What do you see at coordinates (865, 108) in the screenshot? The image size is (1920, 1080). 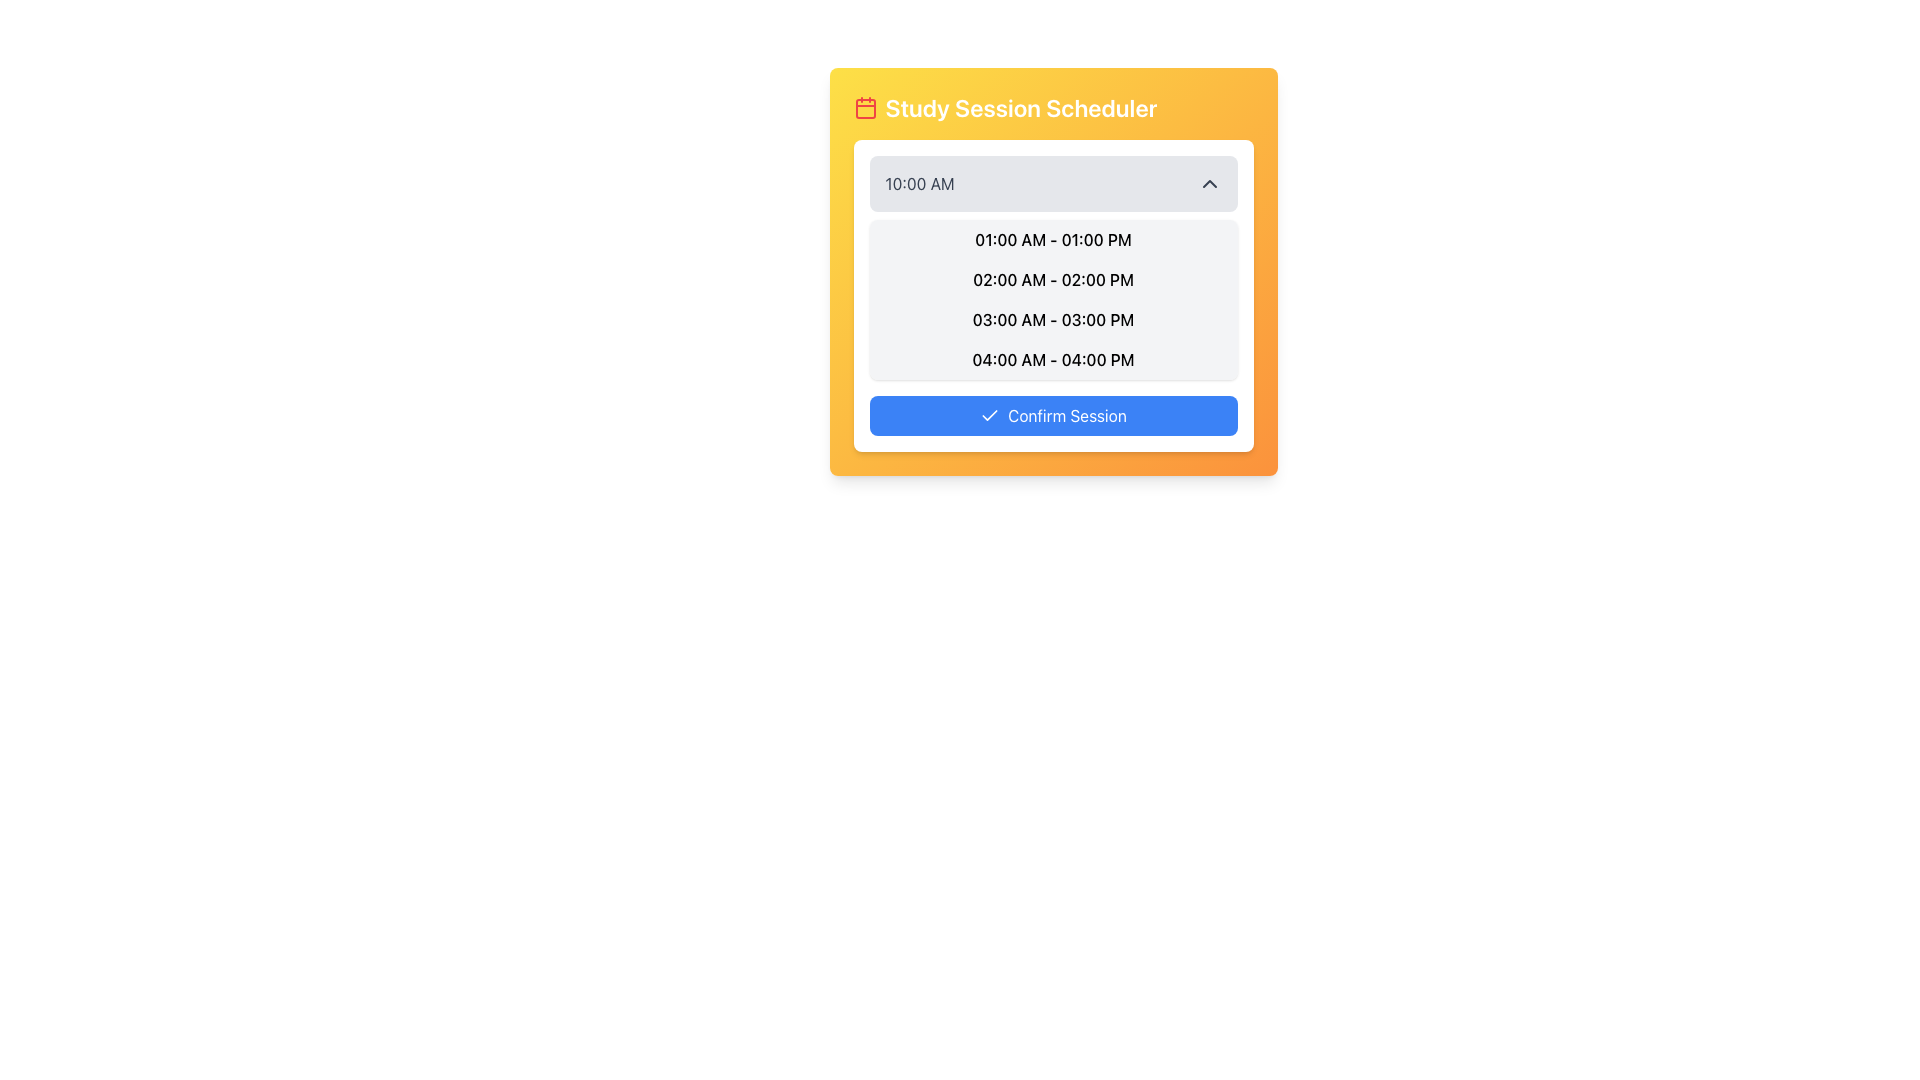 I see `the icon representing the 'Study Session Scheduler' feature, located at the top left corner of the panel` at bounding box center [865, 108].